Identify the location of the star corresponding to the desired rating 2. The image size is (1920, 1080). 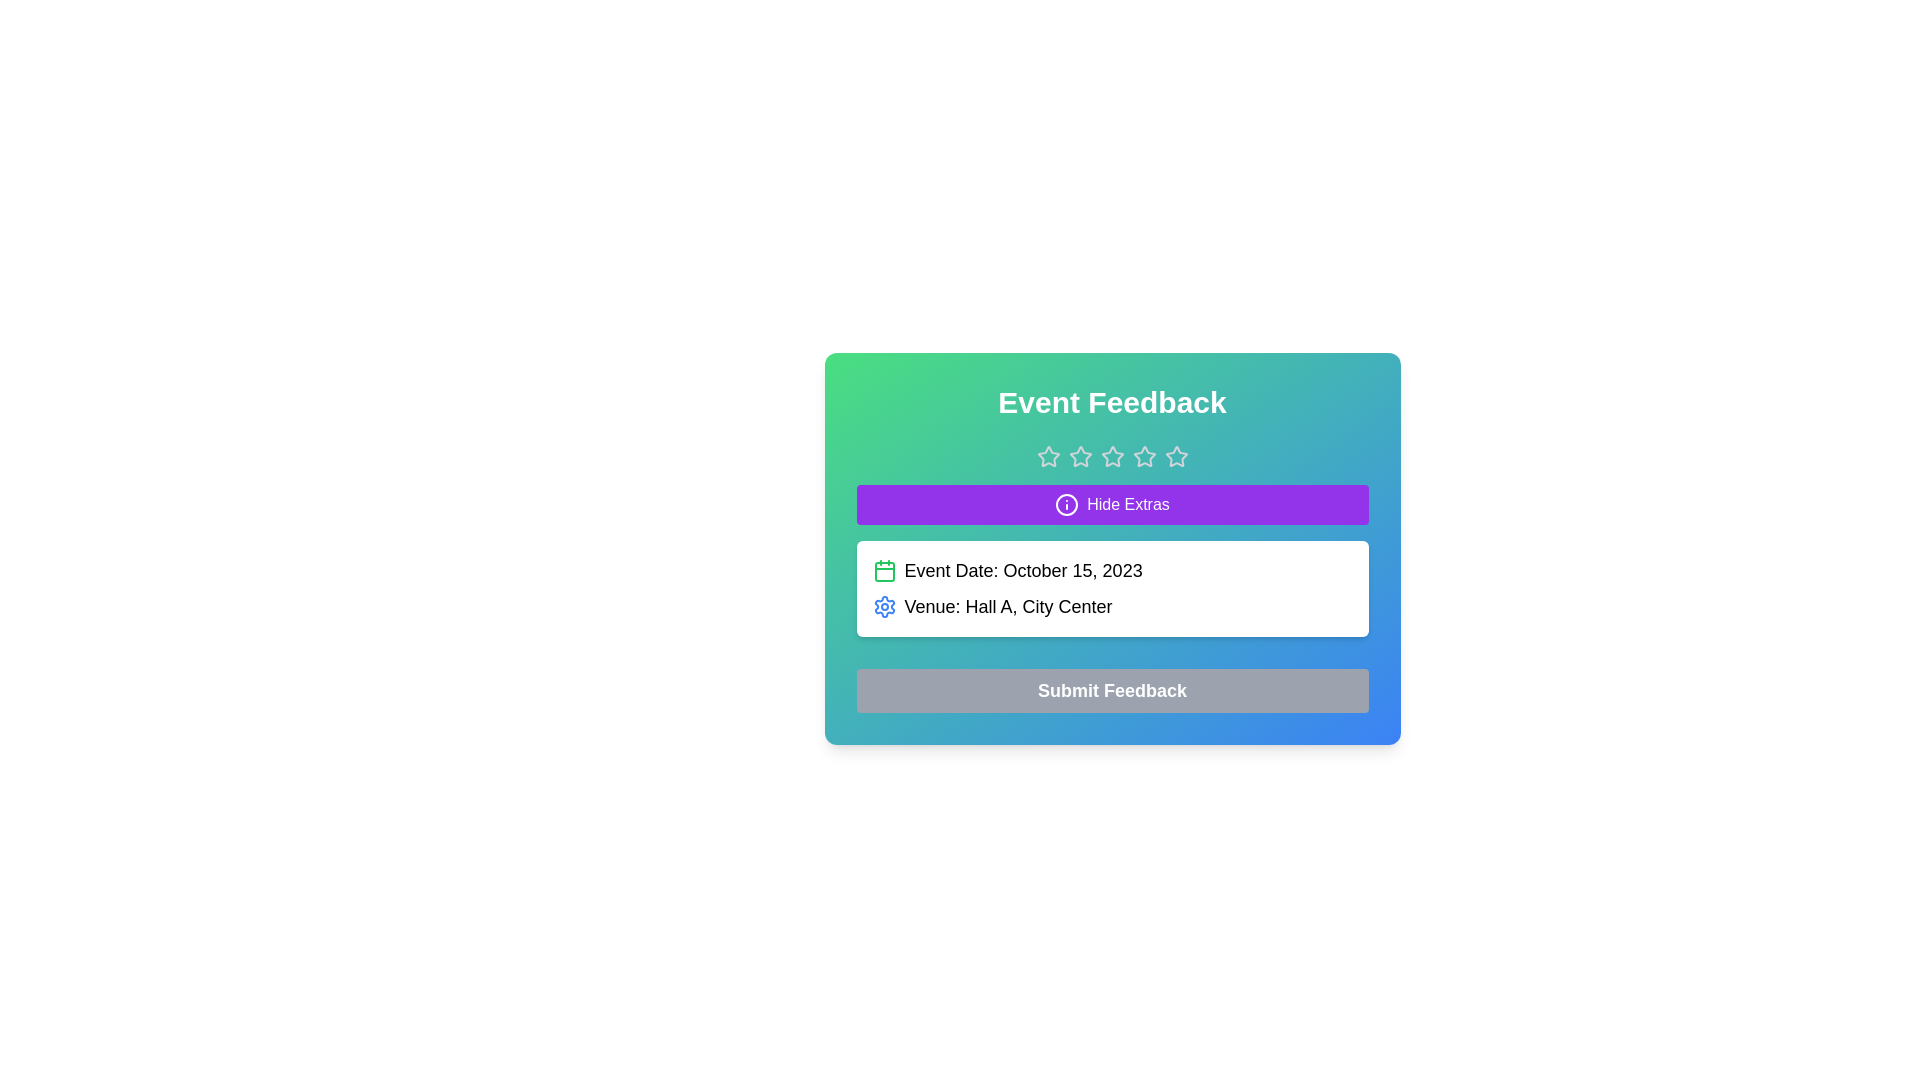
(1079, 456).